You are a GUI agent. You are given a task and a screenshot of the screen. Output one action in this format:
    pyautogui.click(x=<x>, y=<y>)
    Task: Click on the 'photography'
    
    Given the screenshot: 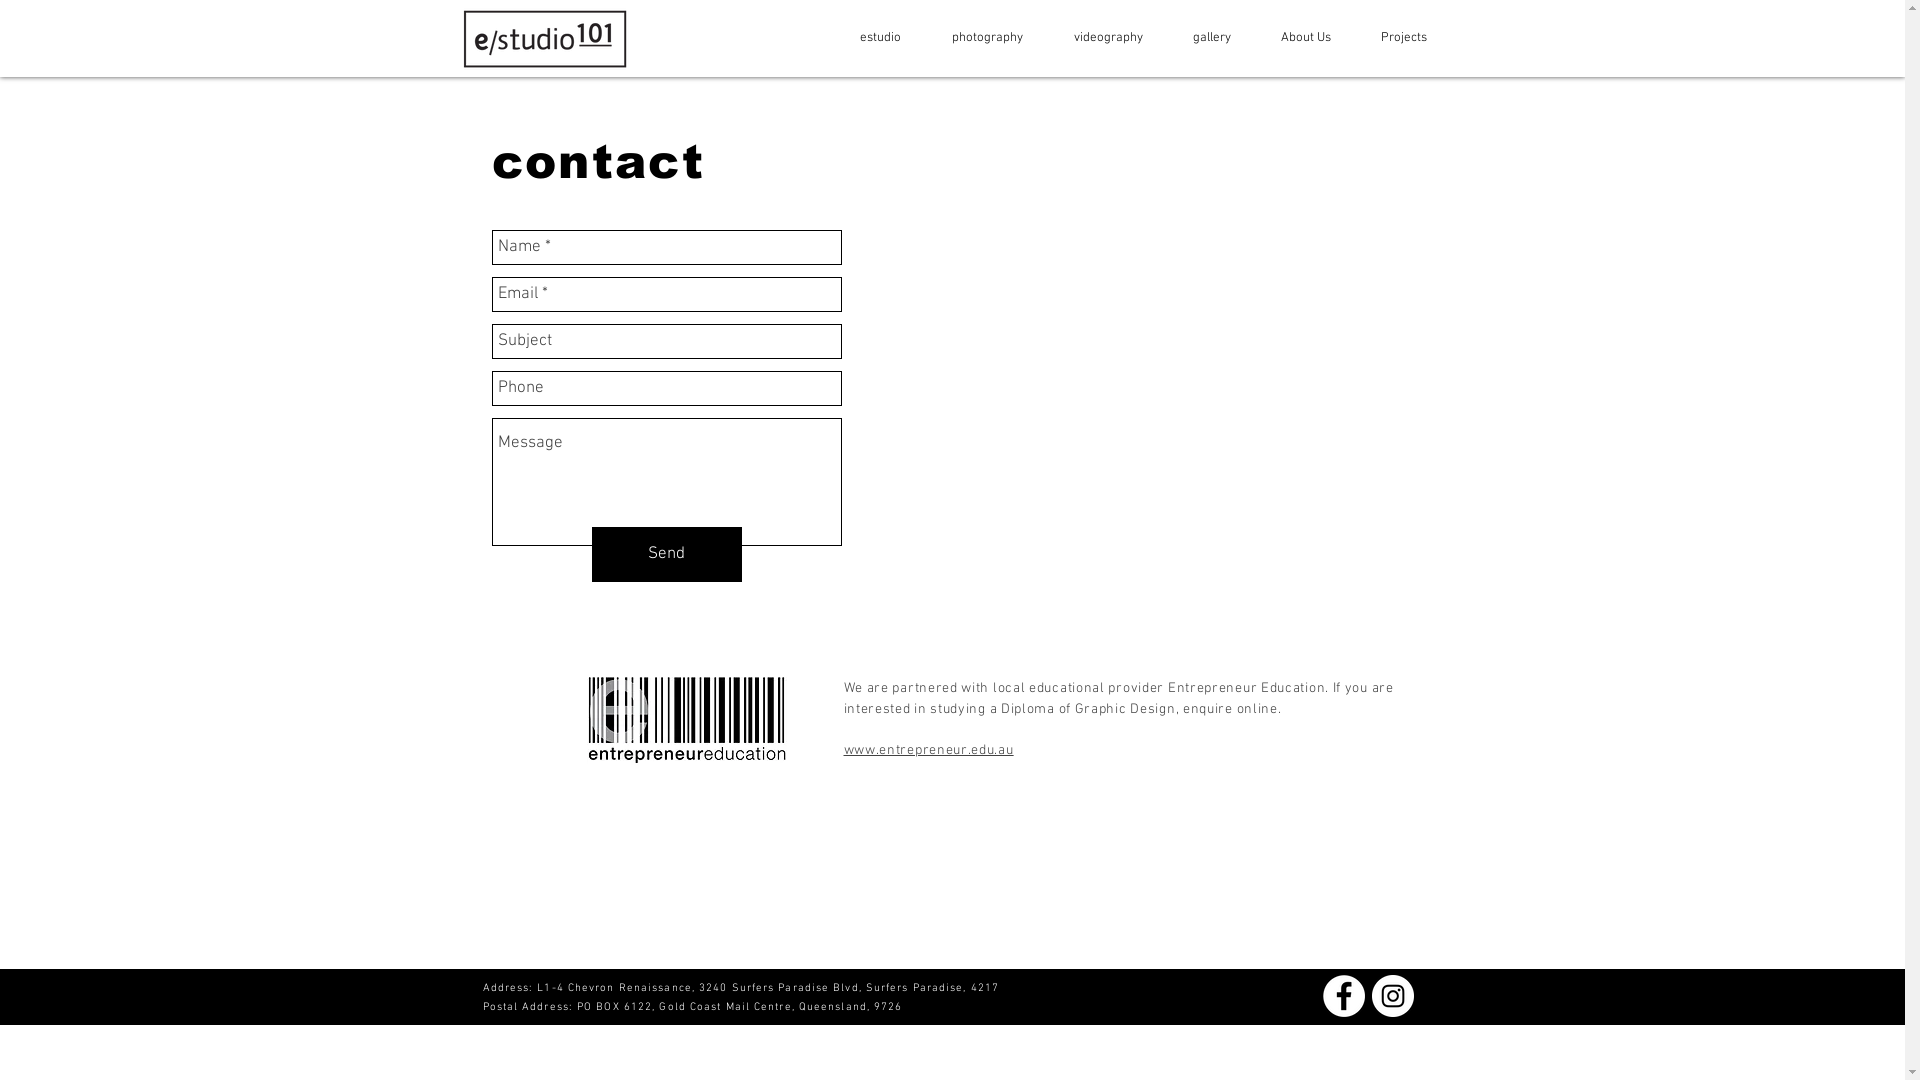 What is the action you would take?
    pyautogui.click(x=977, y=38)
    